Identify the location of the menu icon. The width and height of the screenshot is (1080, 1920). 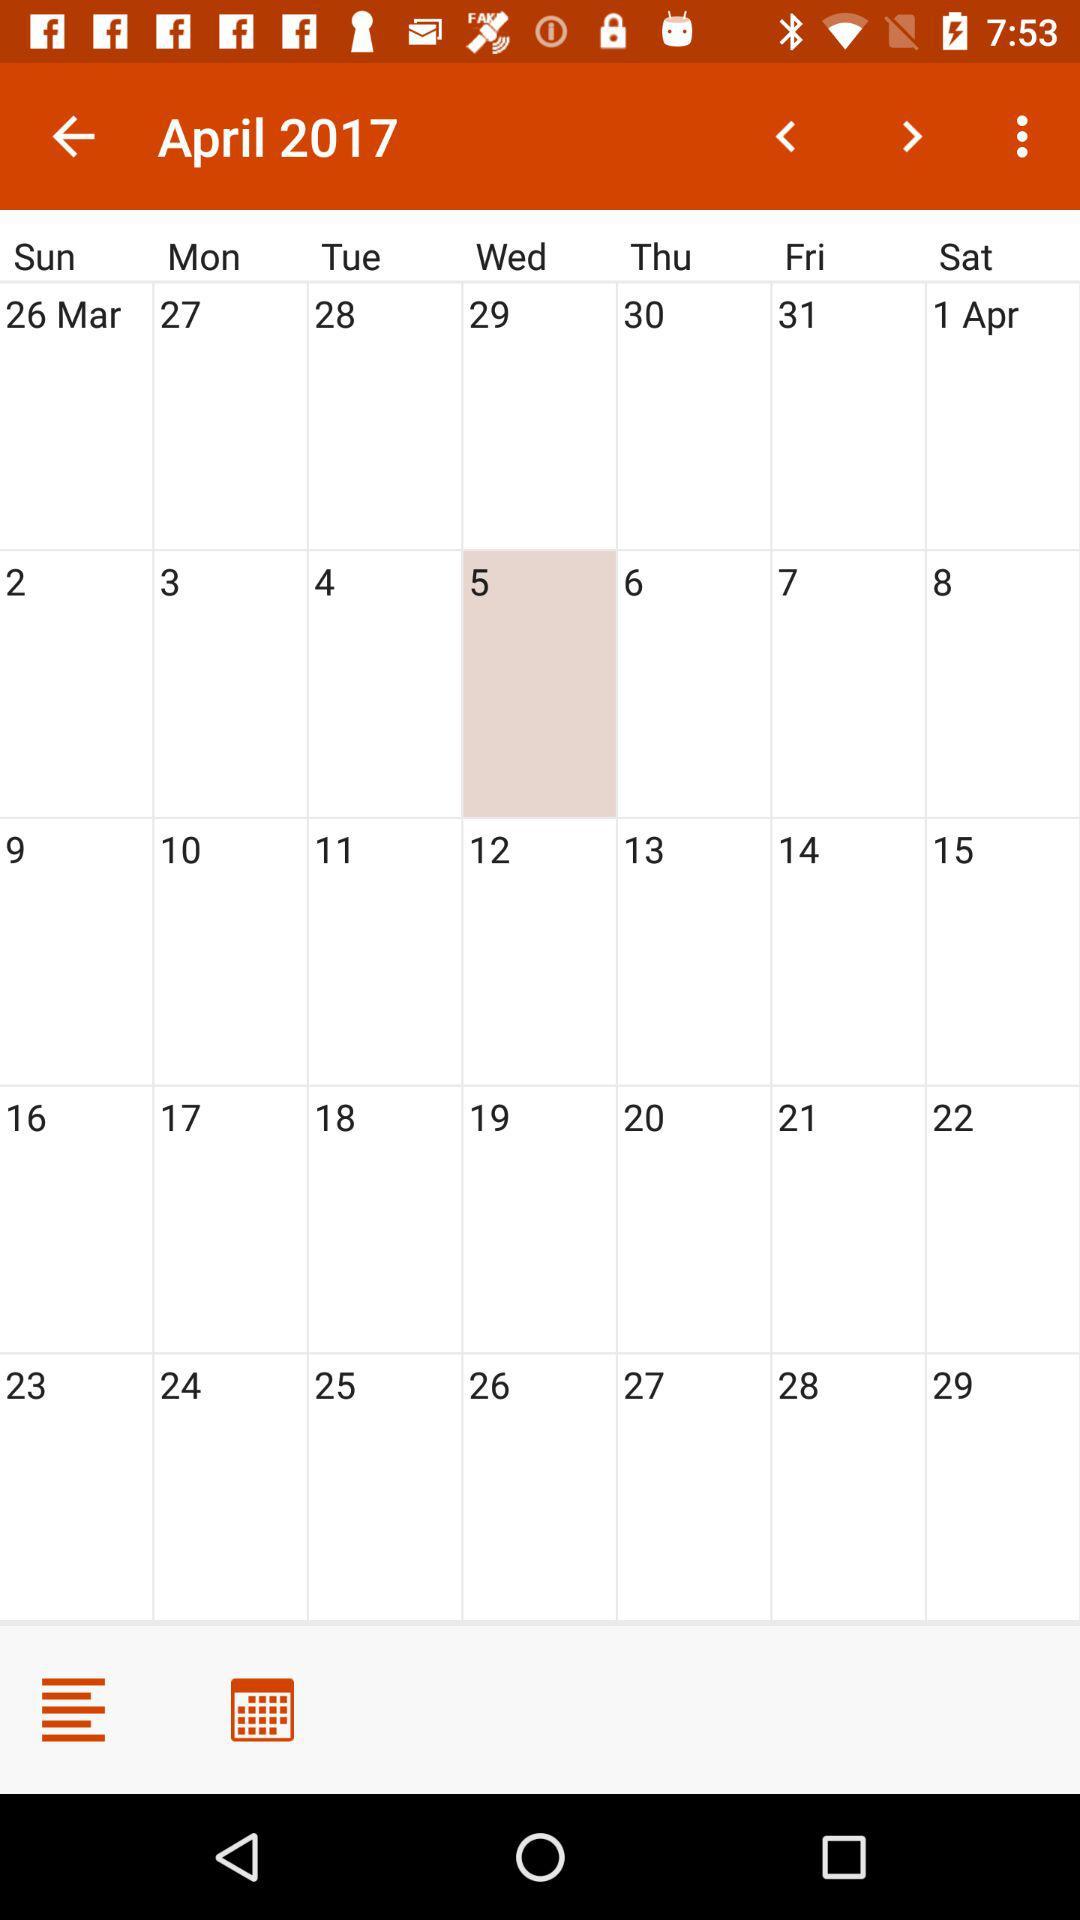
(72, 1708).